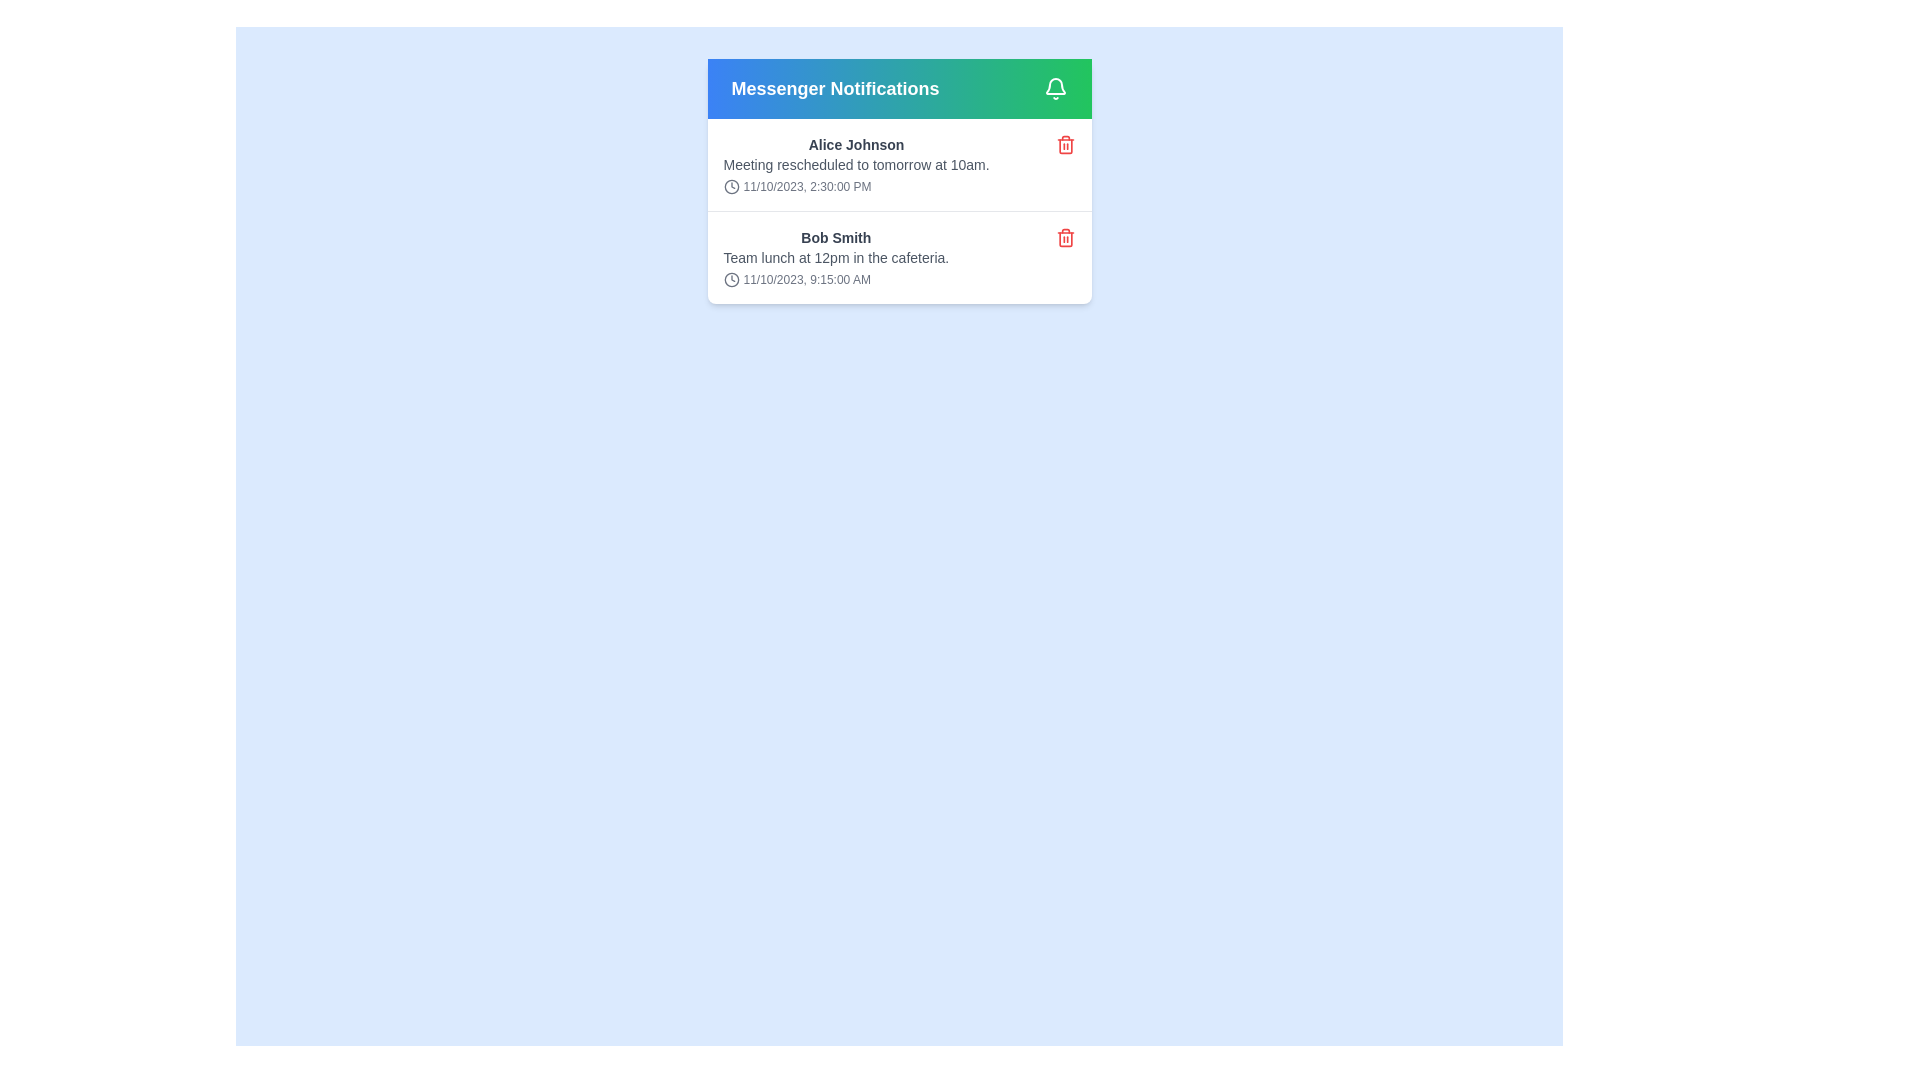 This screenshot has width=1920, height=1080. Describe the element at coordinates (836, 237) in the screenshot. I see `text label displaying the name 'Bob Smith' styled in bold gray font, located at the top of the second notification card under 'Messenger Notifications.'` at that location.